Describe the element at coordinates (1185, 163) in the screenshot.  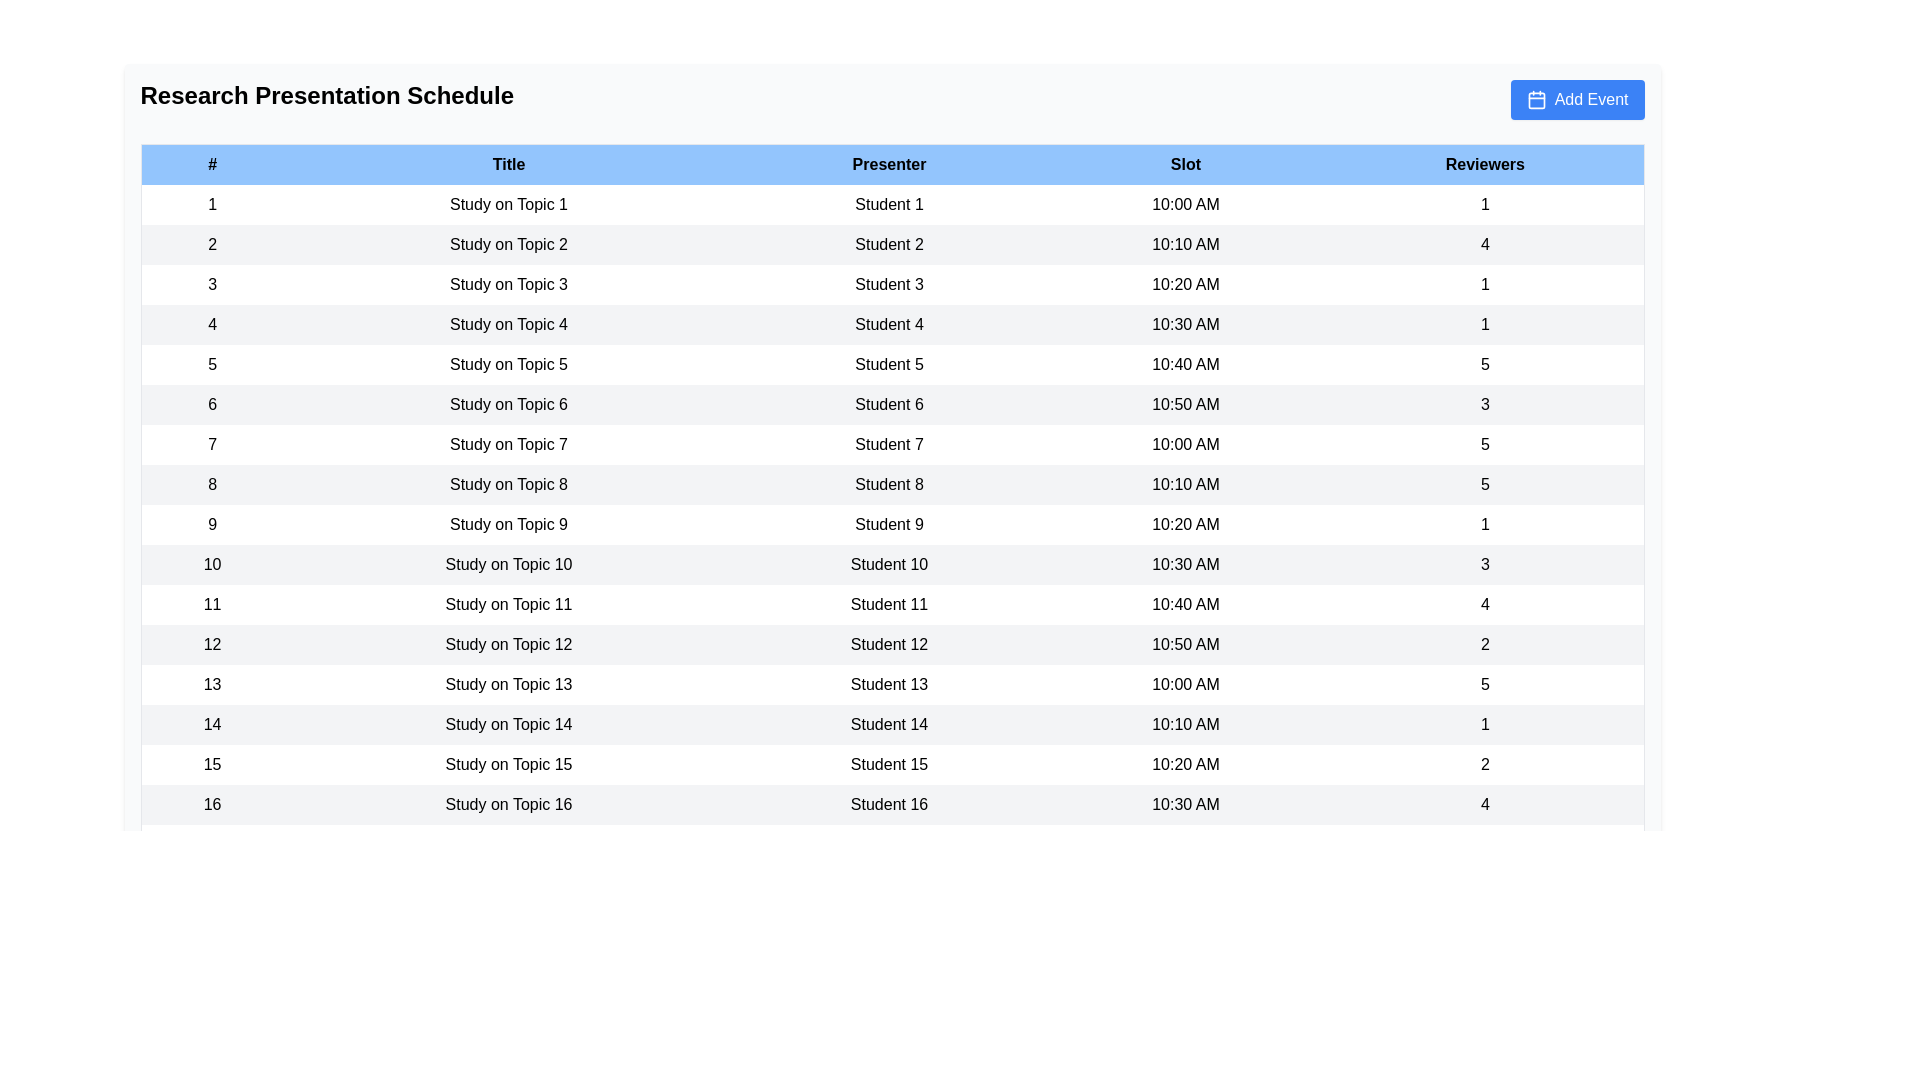
I see `the column header Slot to sort the table by that column` at that location.